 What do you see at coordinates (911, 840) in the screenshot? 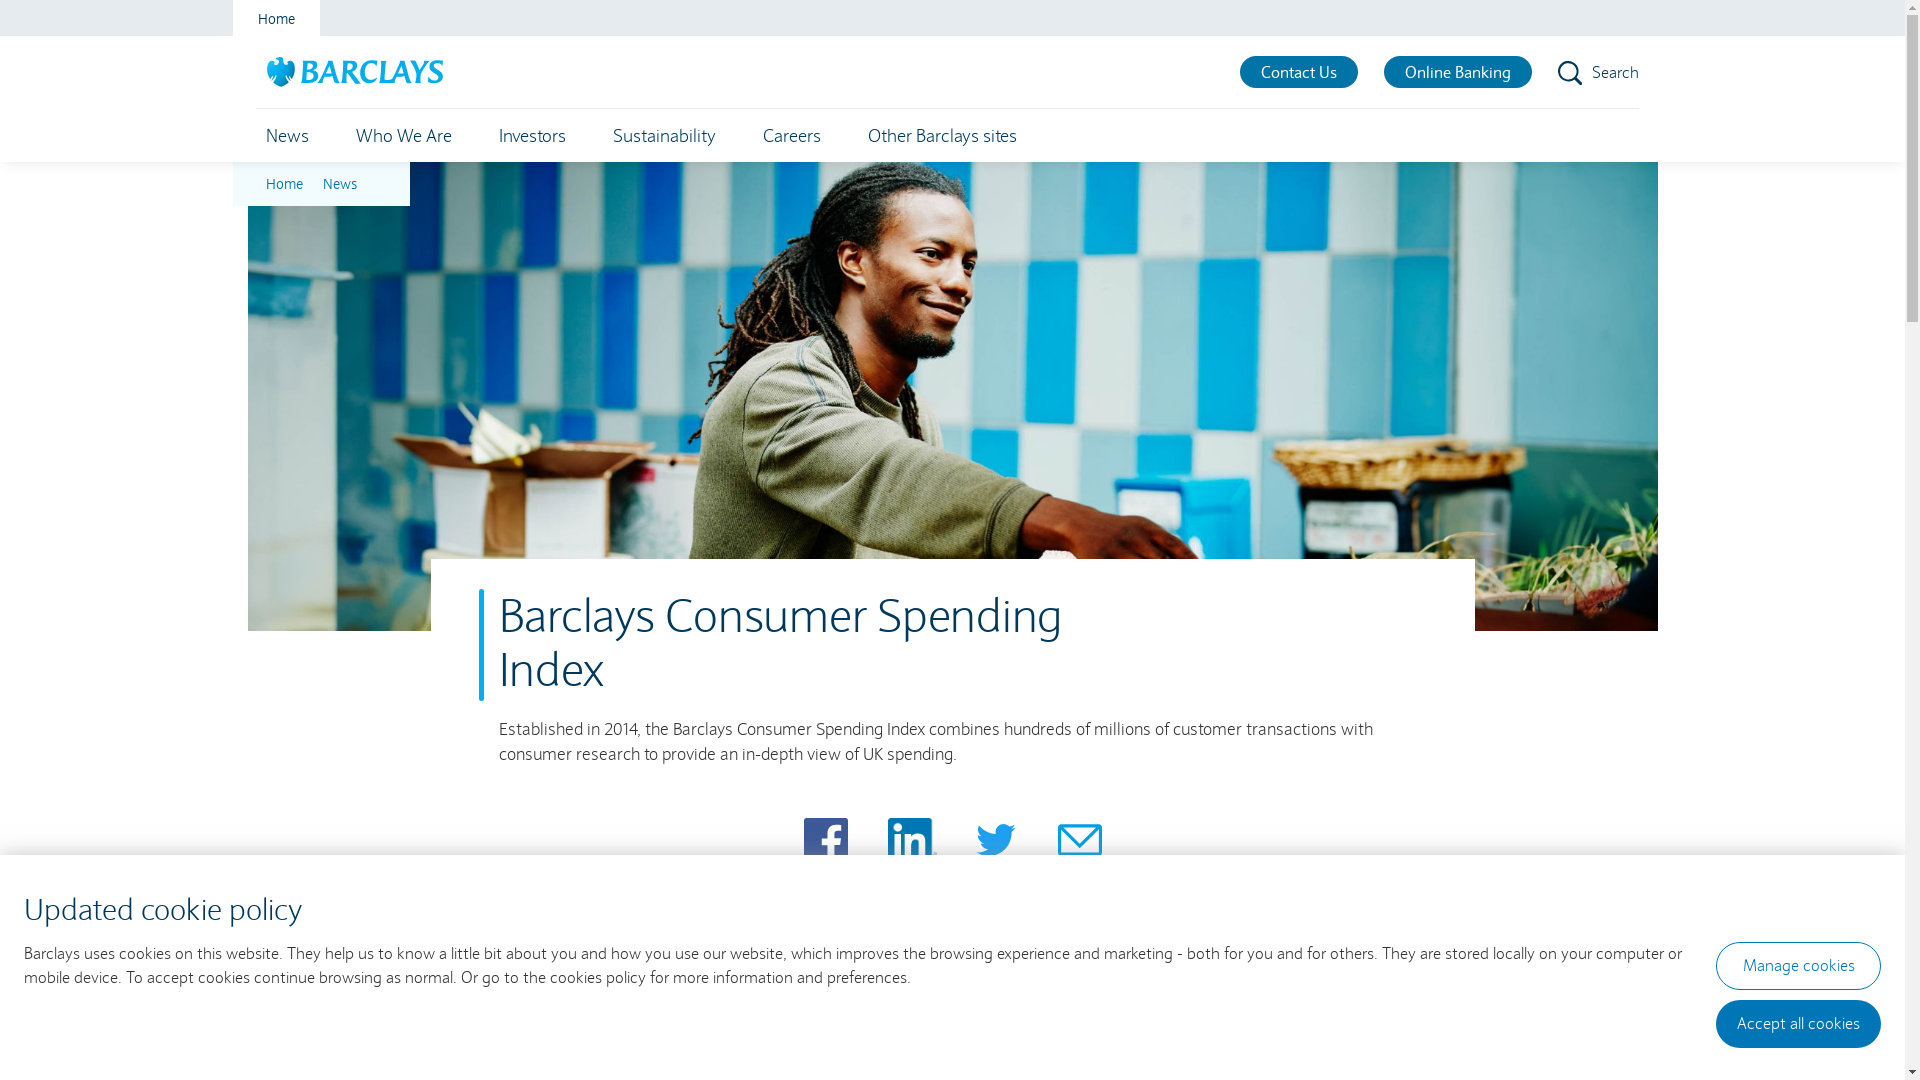
I see `'Share page via LinkedIn'` at bounding box center [911, 840].